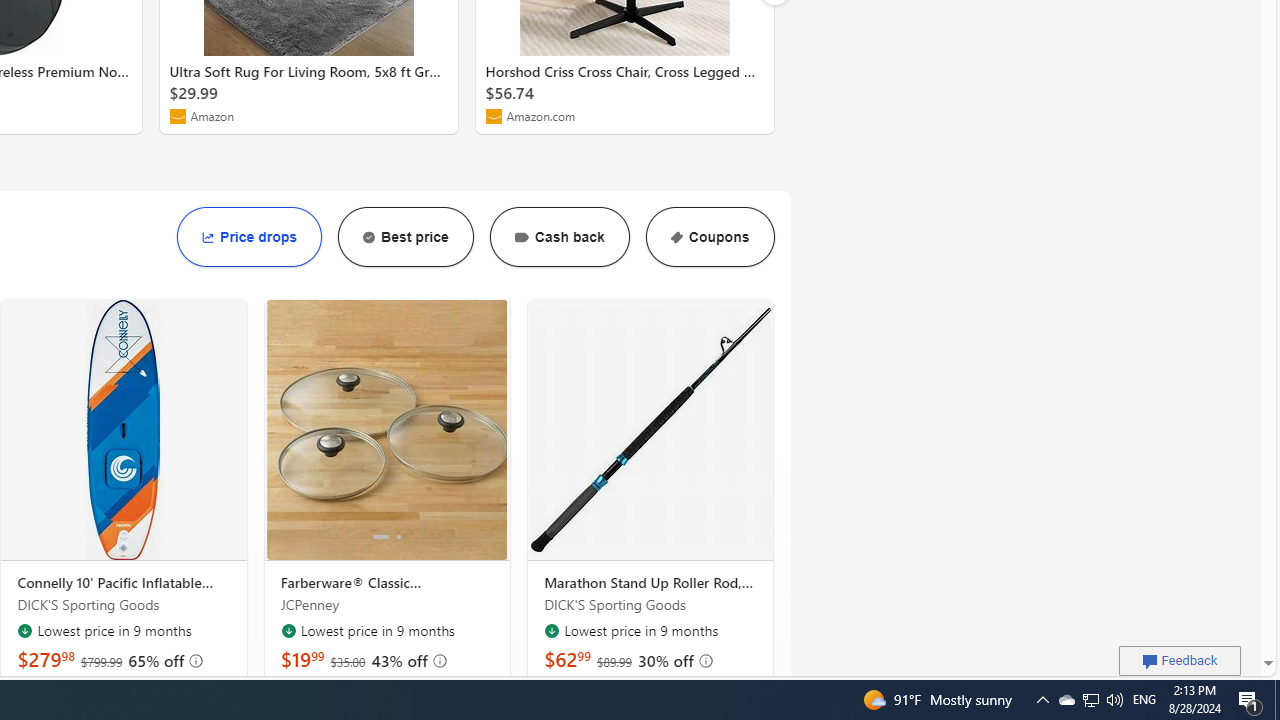 This screenshot has height=720, width=1280. Describe the element at coordinates (1180, 660) in the screenshot. I see `'Feedback'` at that location.